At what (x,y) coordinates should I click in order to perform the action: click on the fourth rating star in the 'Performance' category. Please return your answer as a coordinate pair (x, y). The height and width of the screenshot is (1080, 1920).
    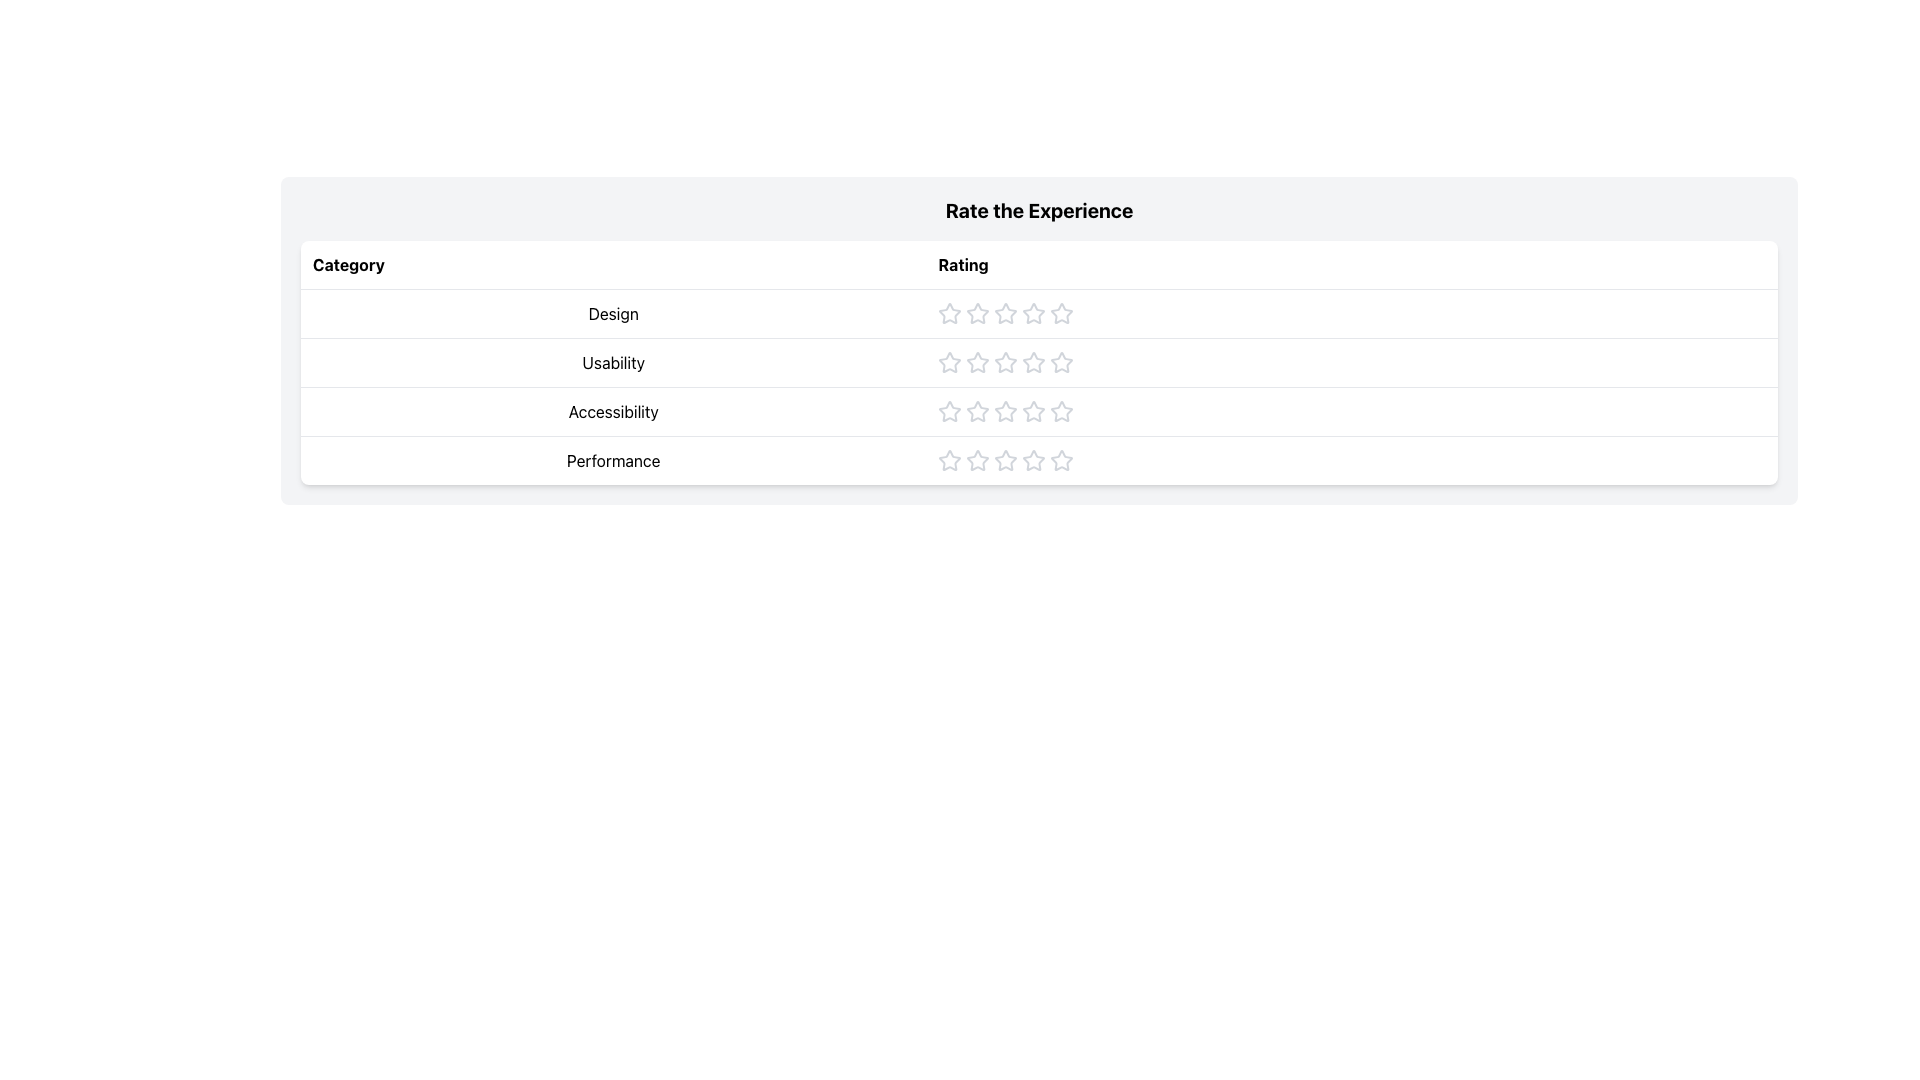
    Looking at the image, I should click on (1061, 460).